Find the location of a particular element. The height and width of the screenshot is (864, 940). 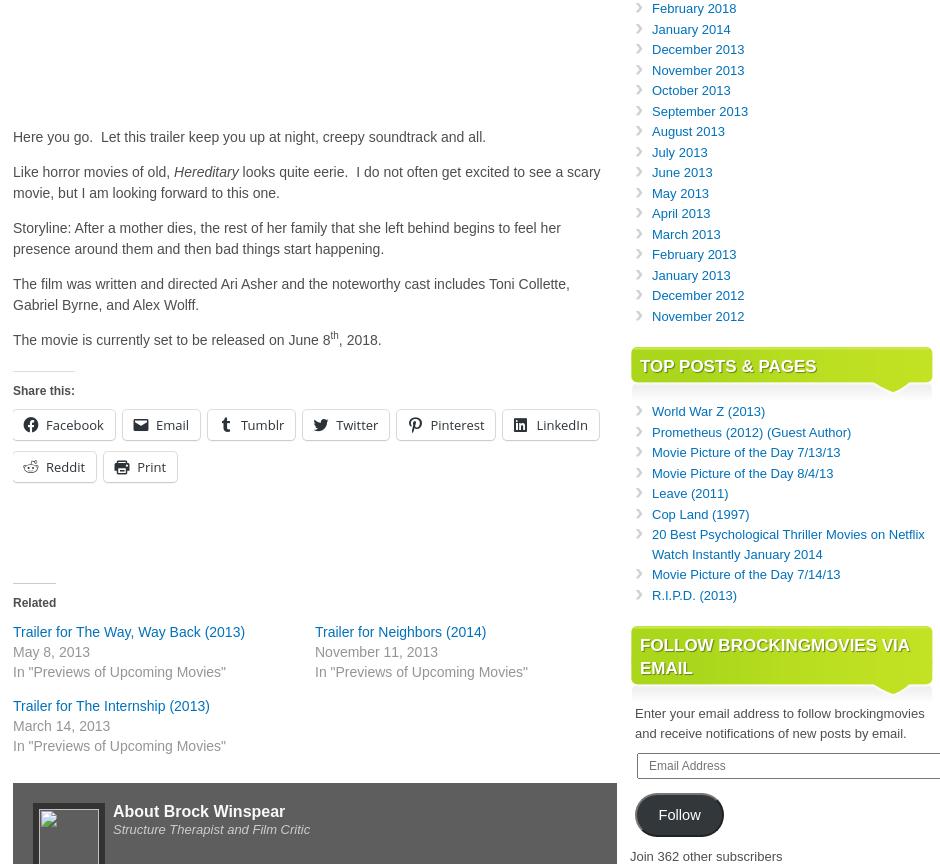

'November 2013' is located at coordinates (697, 69).